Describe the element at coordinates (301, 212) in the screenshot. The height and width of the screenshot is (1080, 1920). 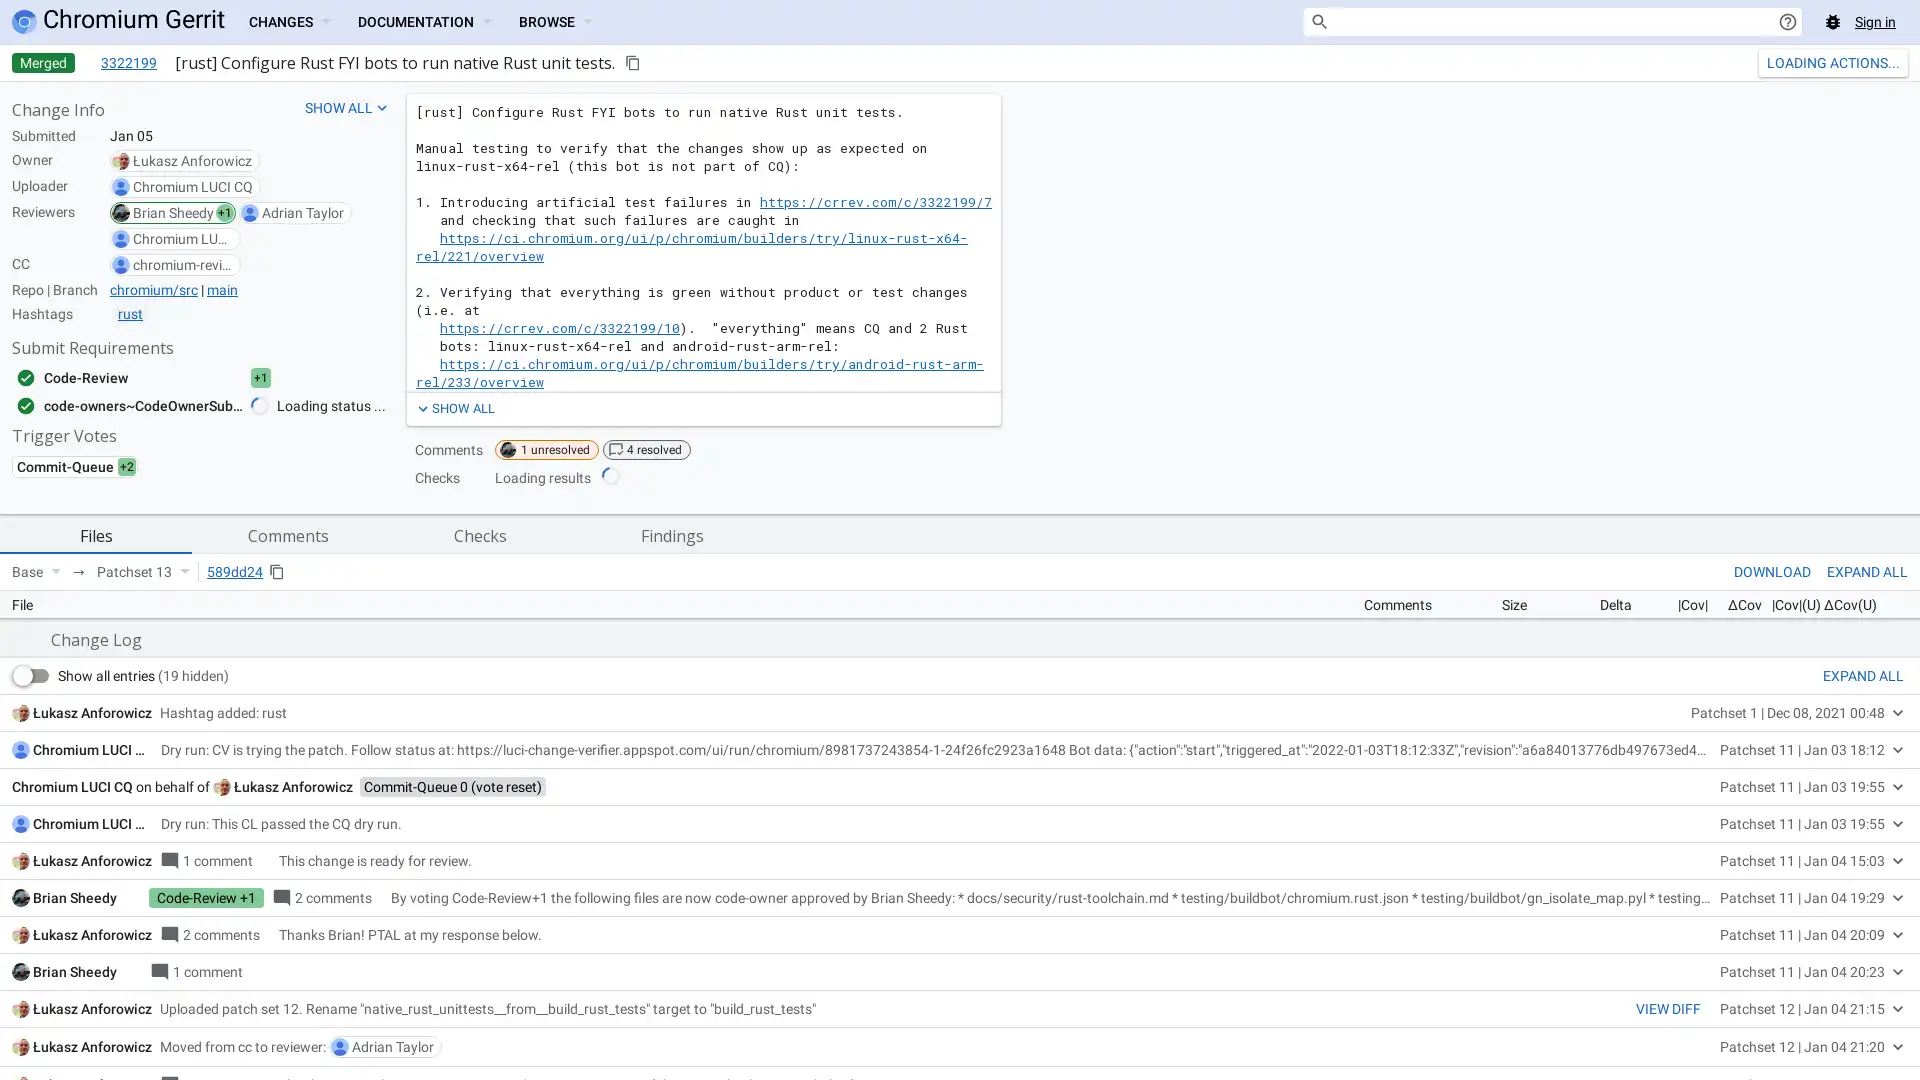
I see `Adrian Taylor` at that location.